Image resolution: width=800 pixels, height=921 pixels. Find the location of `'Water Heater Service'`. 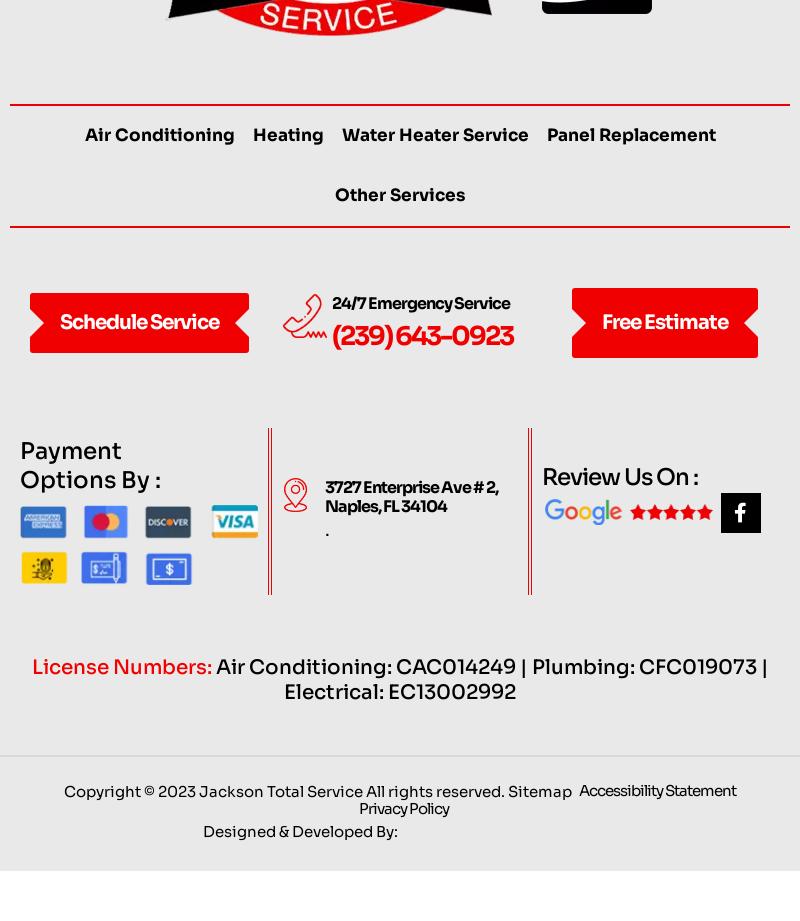

'Water Heater Service' is located at coordinates (433, 174).